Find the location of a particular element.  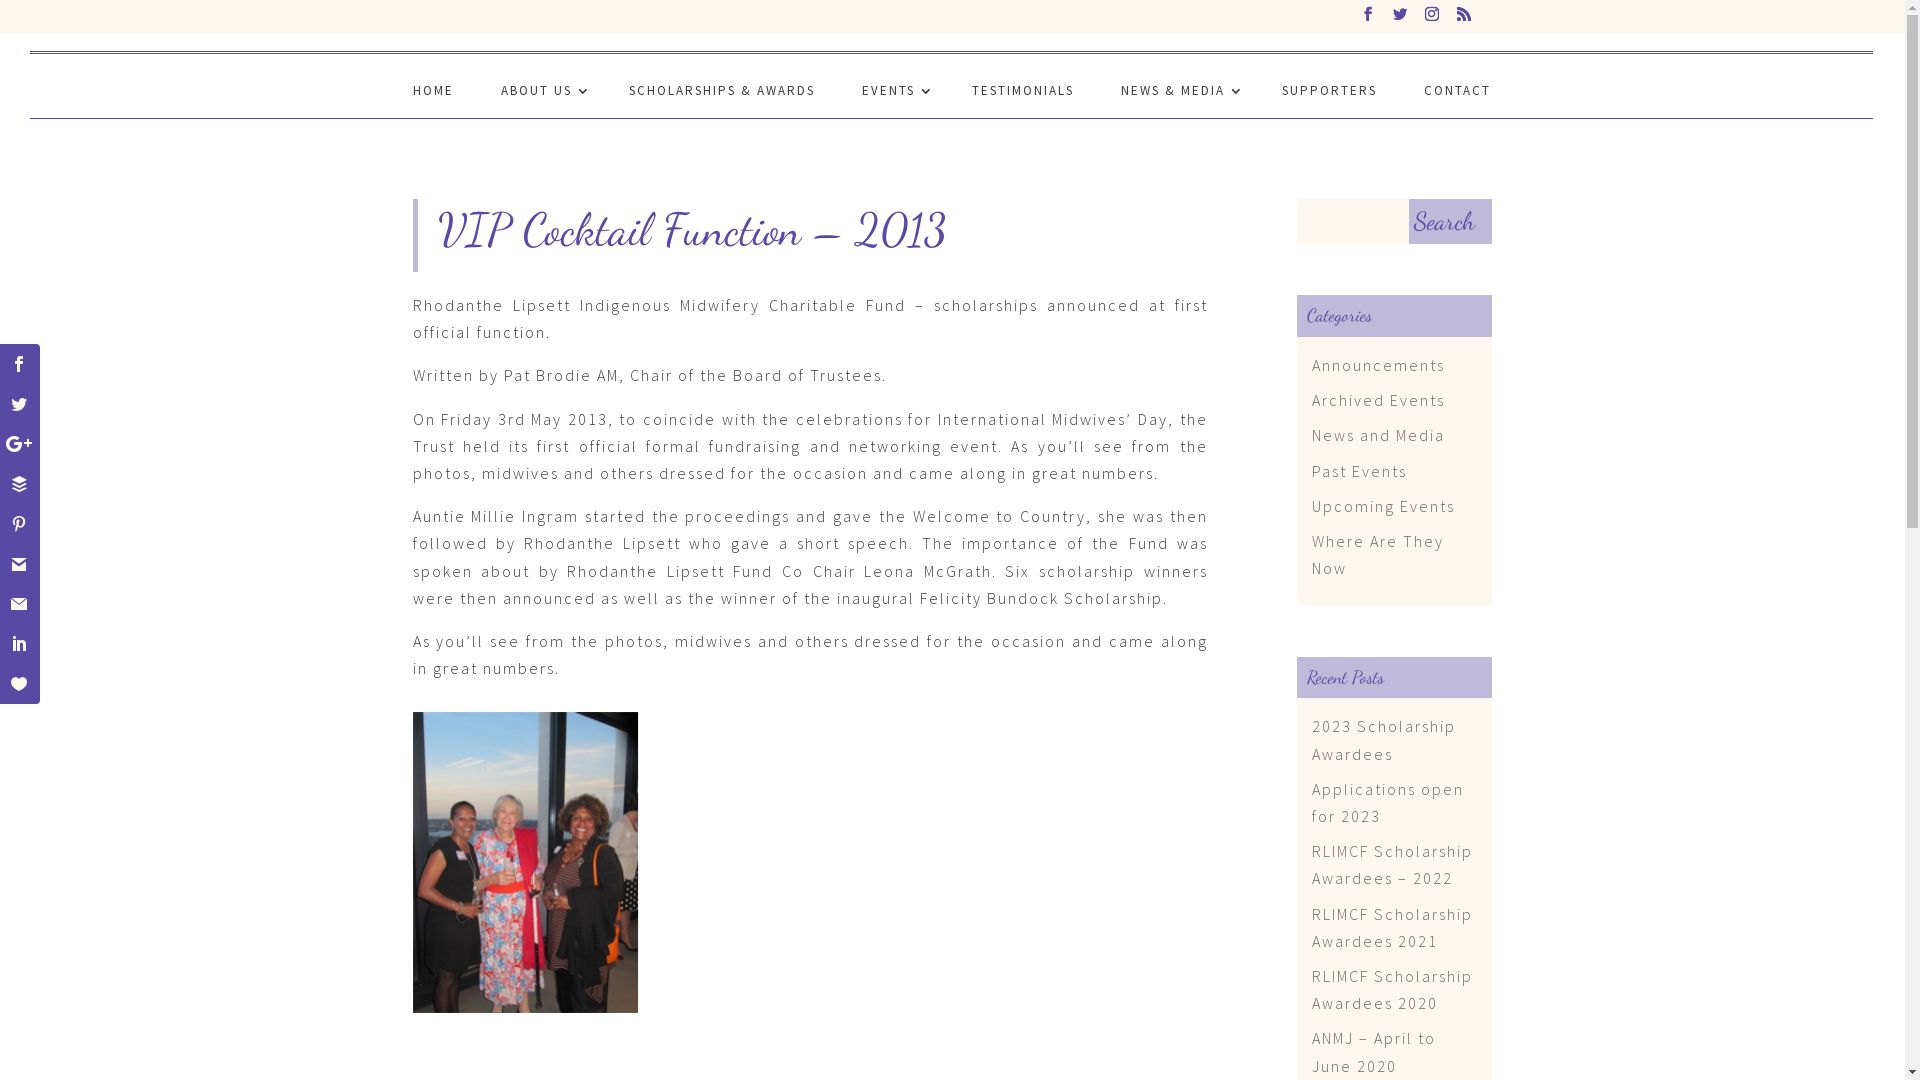

'SUPPORTERS' is located at coordinates (1329, 100).